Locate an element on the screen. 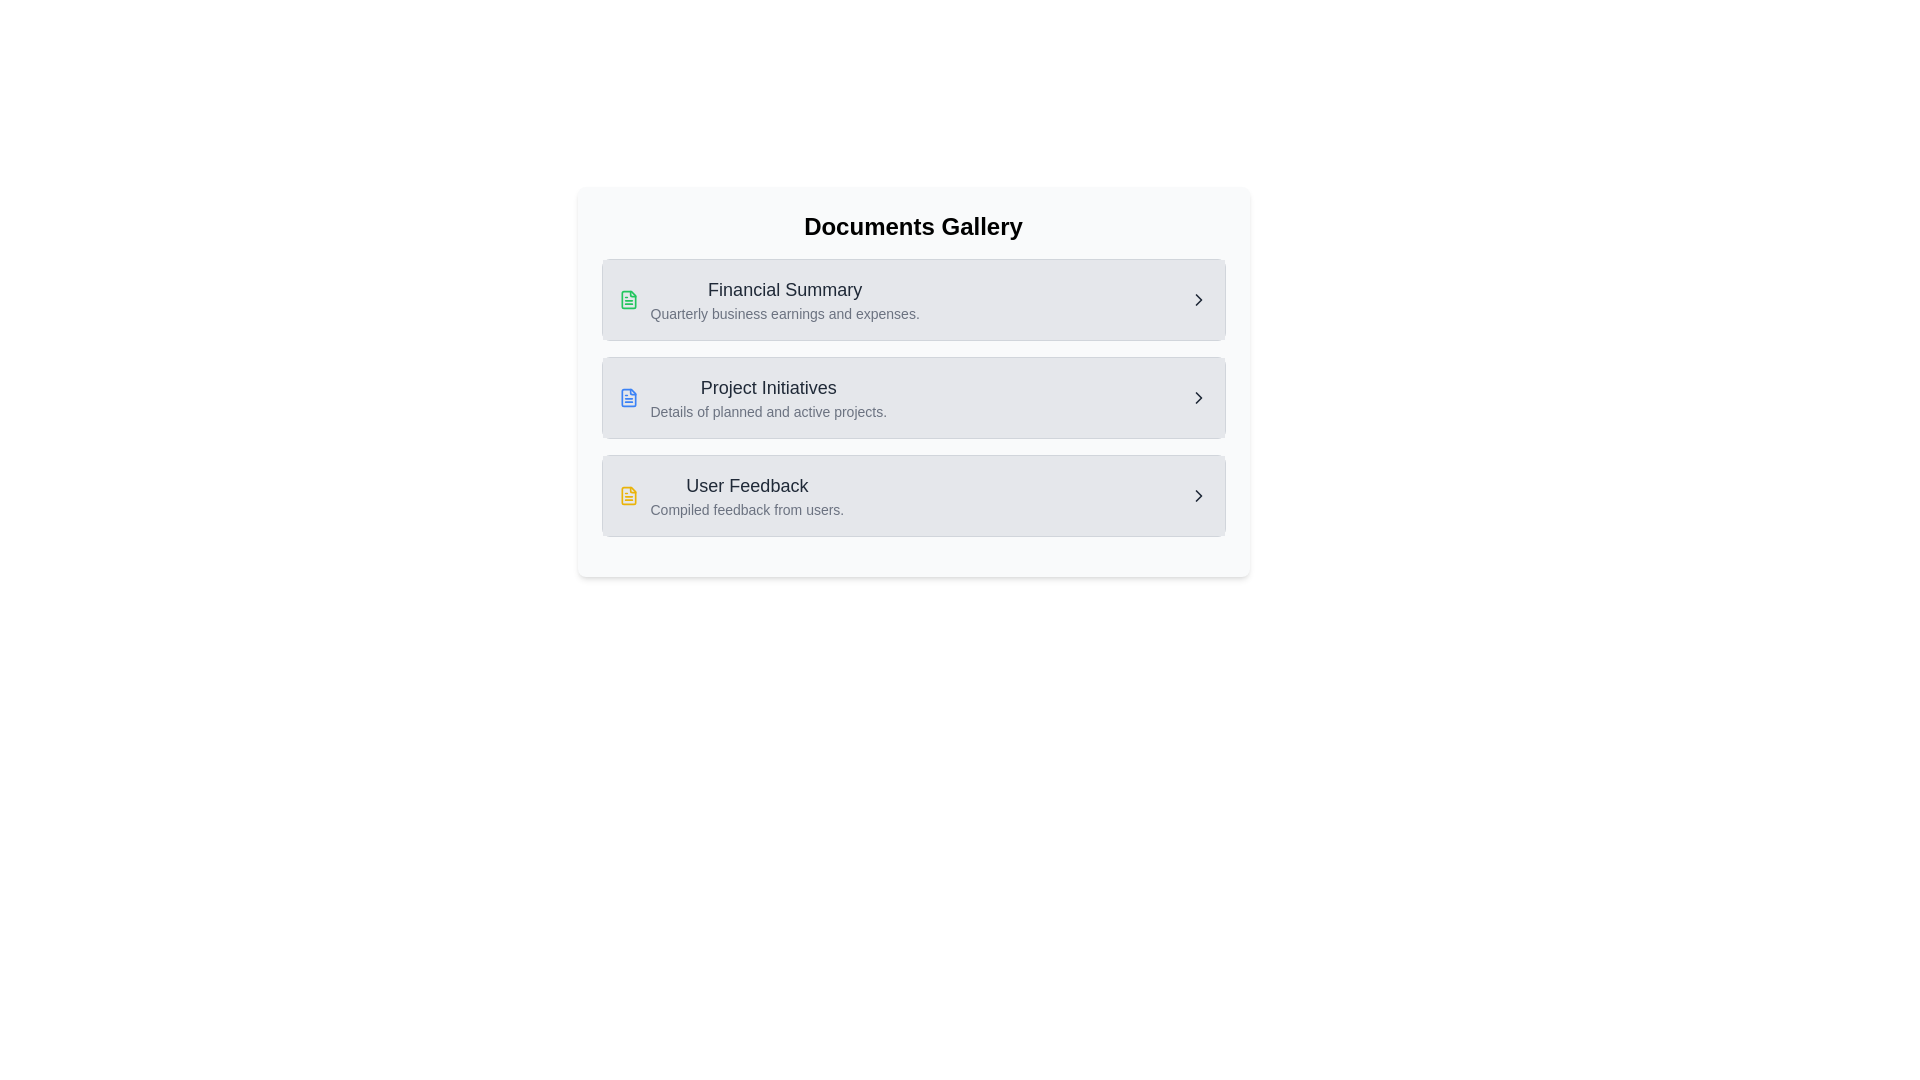 The image size is (1920, 1080). the third List Item with Navigation in the Documents Gallery is located at coordinates (912, 495).